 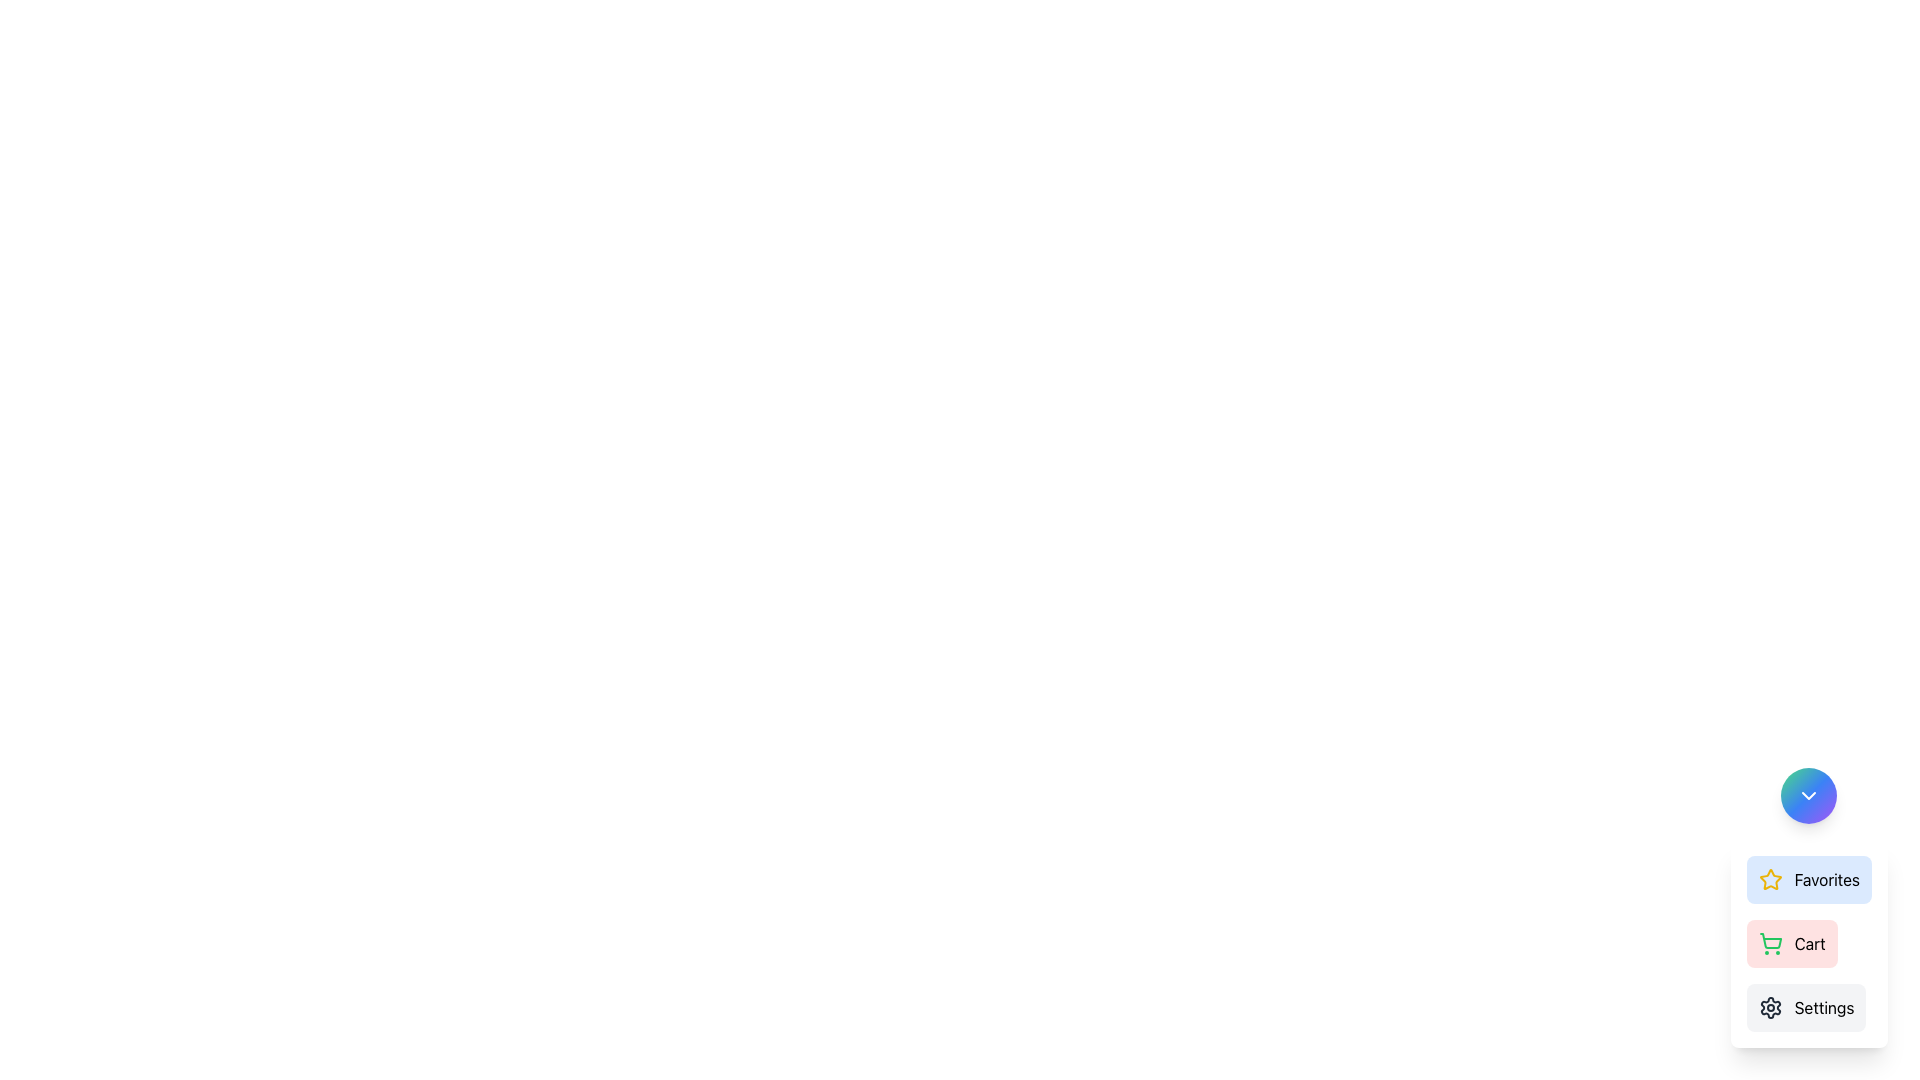 I want to click on the blue 'Favorites' button with a yellow star icon, so click(x=1809, y=878).